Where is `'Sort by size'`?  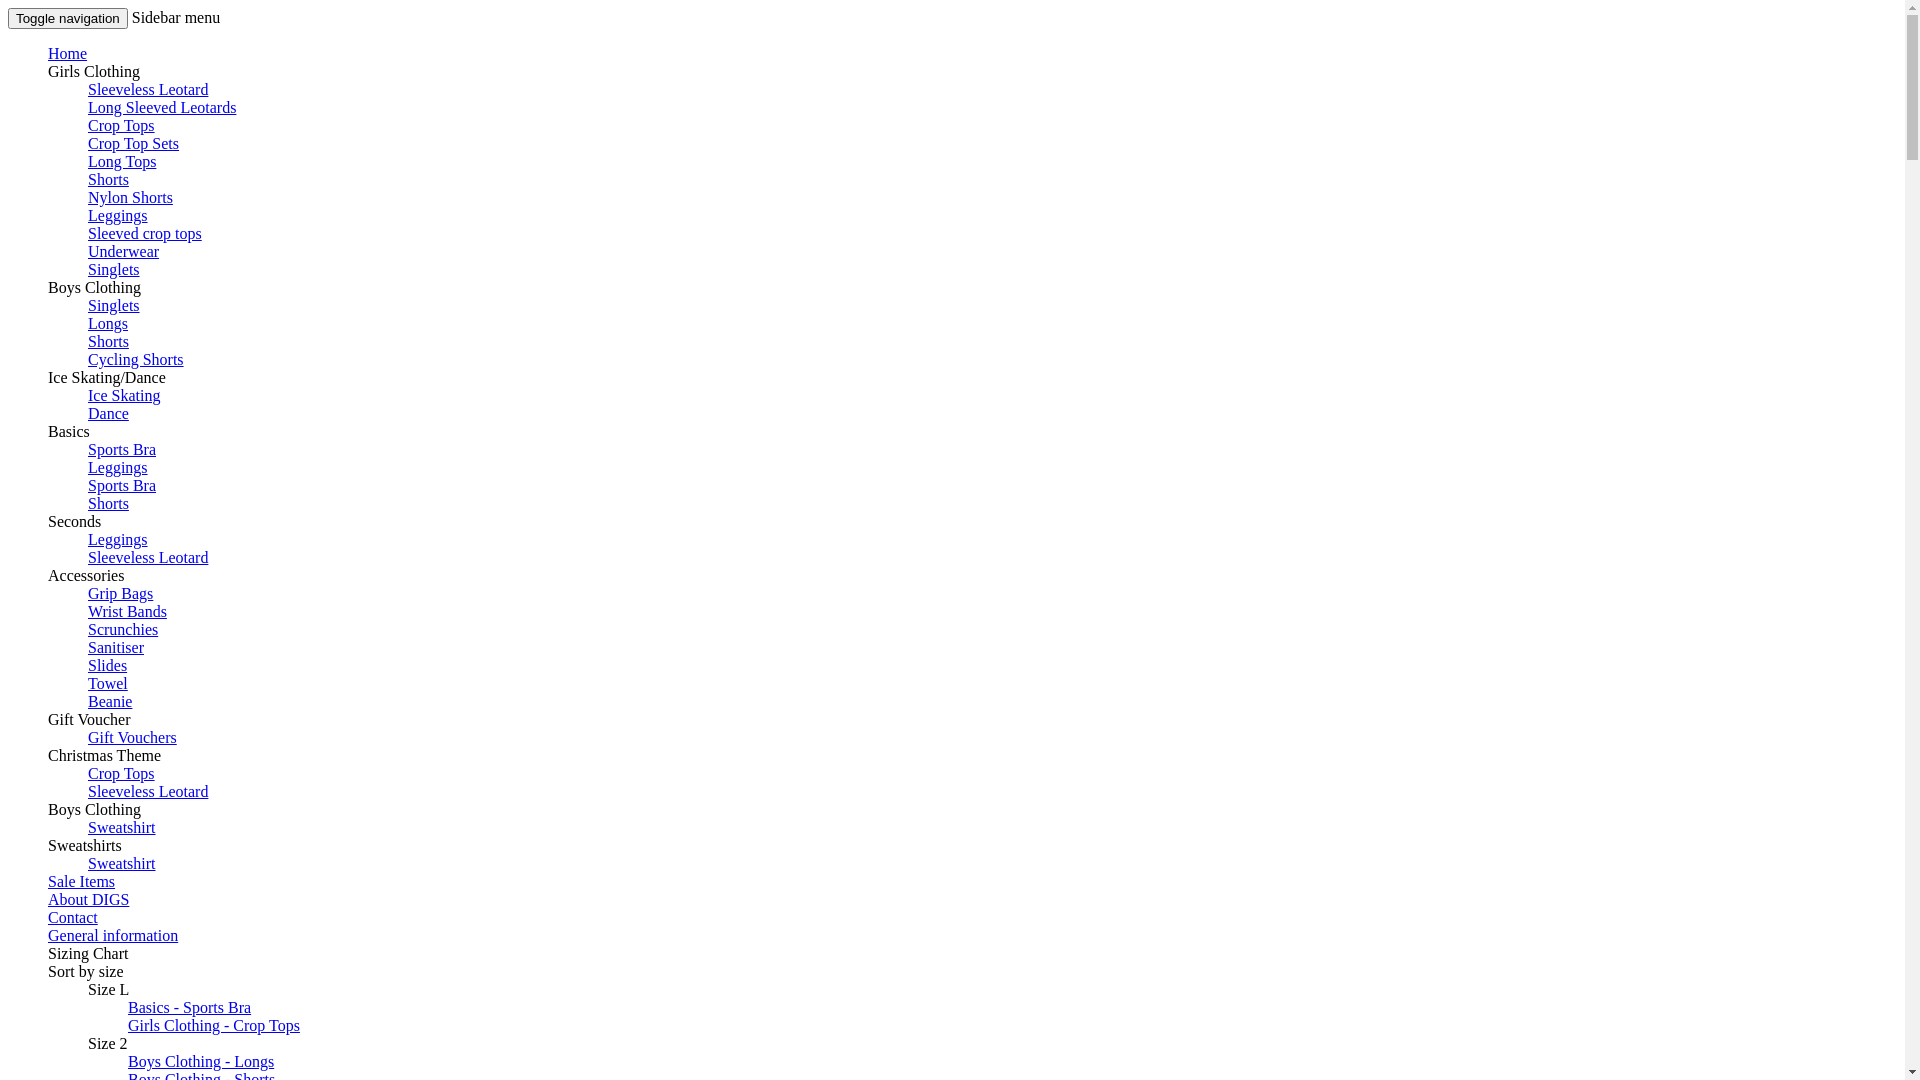
'Sort by size' is located at coordinates (48, 970).